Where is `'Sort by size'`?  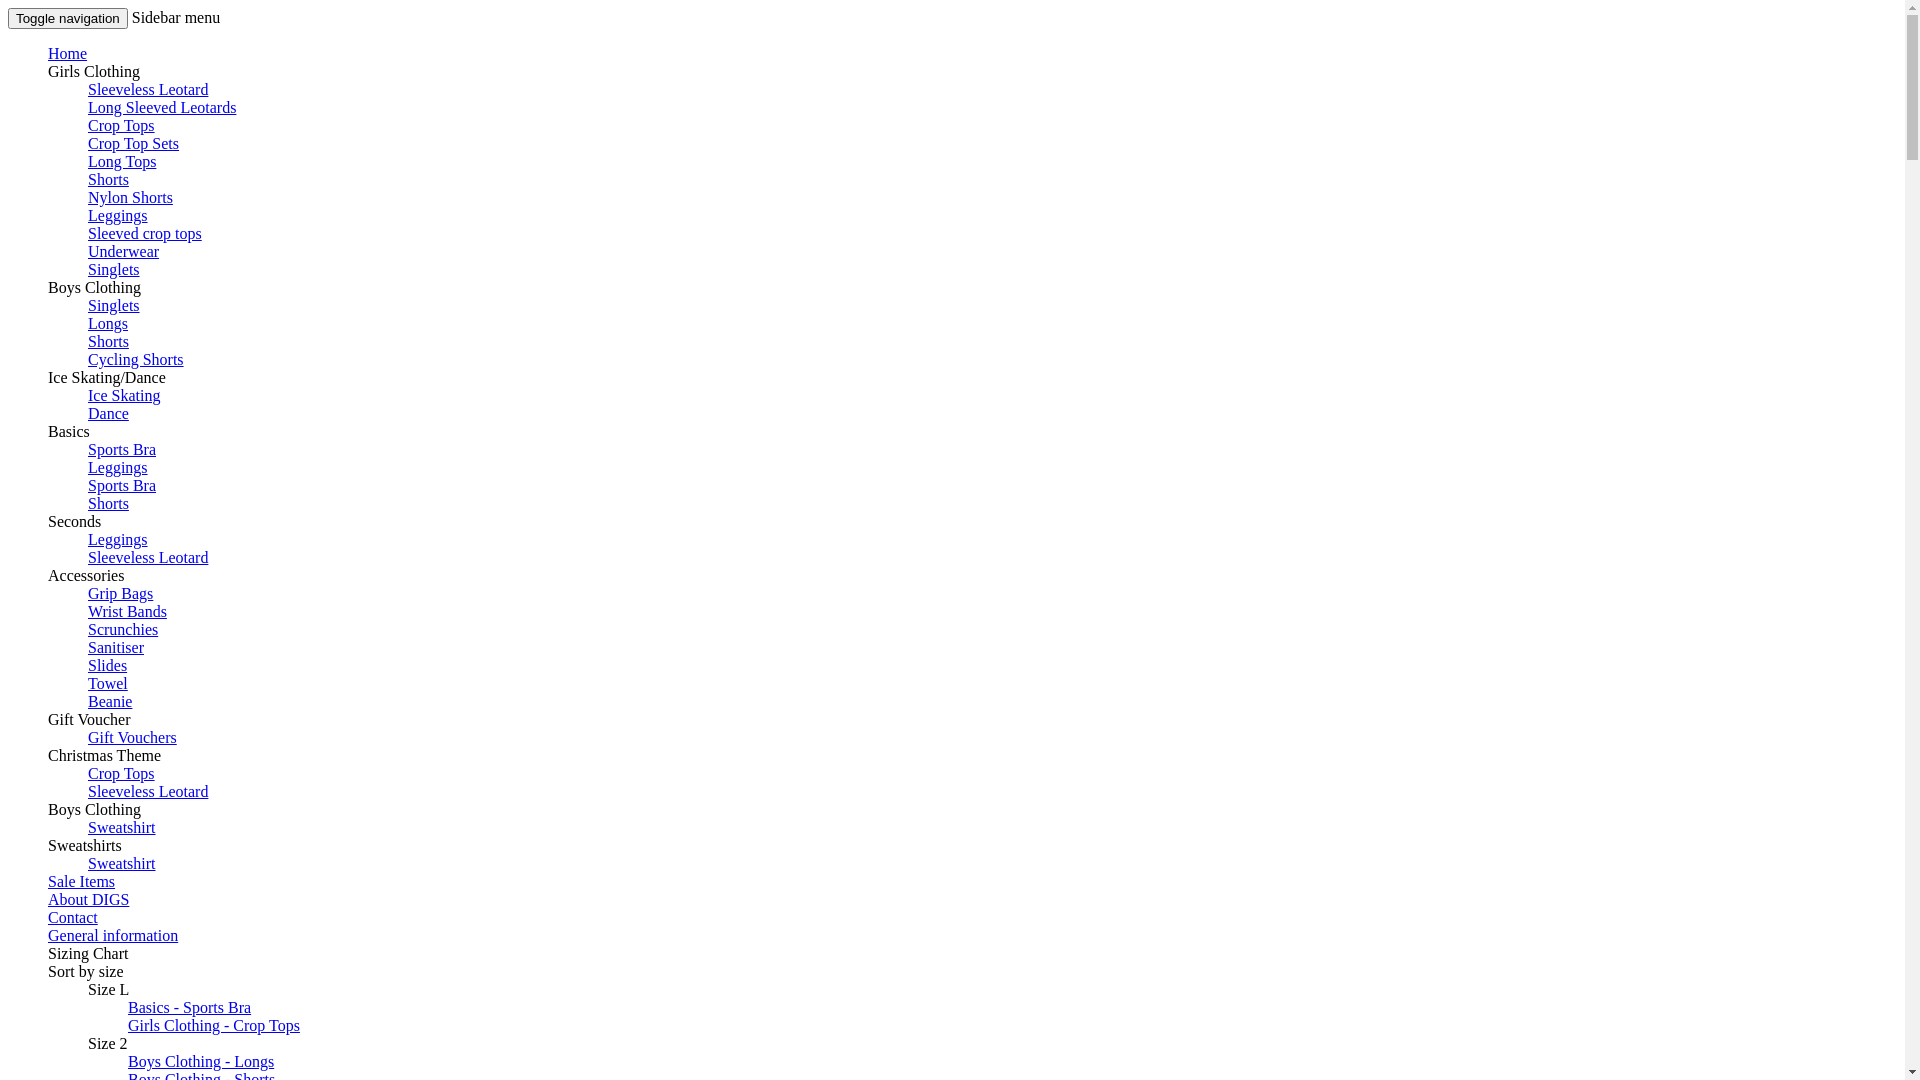
'Sort by size' is located at coordinates (48, 970).